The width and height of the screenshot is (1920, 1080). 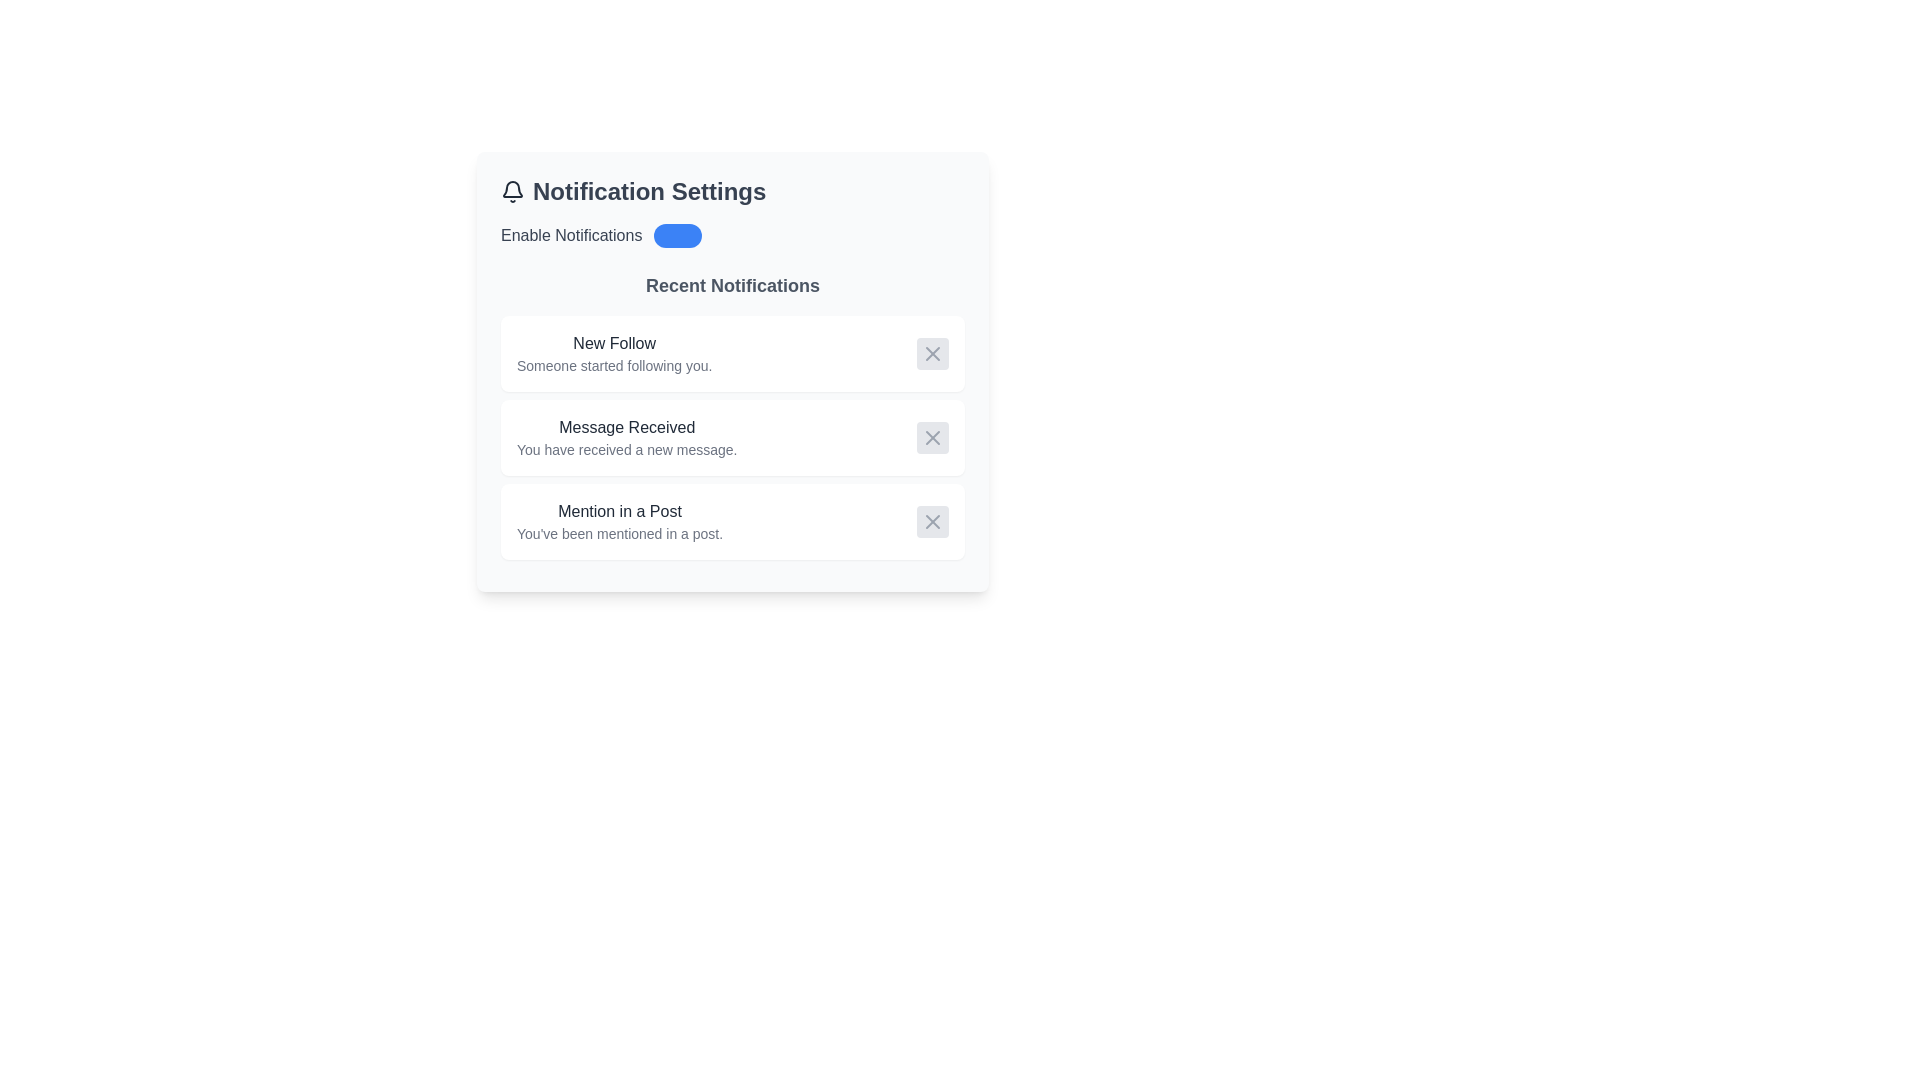 I want to click on the text label that says 'Someone started following you.' which is located within the notification card under the header 'New Follow', so click(x=613, y=366).